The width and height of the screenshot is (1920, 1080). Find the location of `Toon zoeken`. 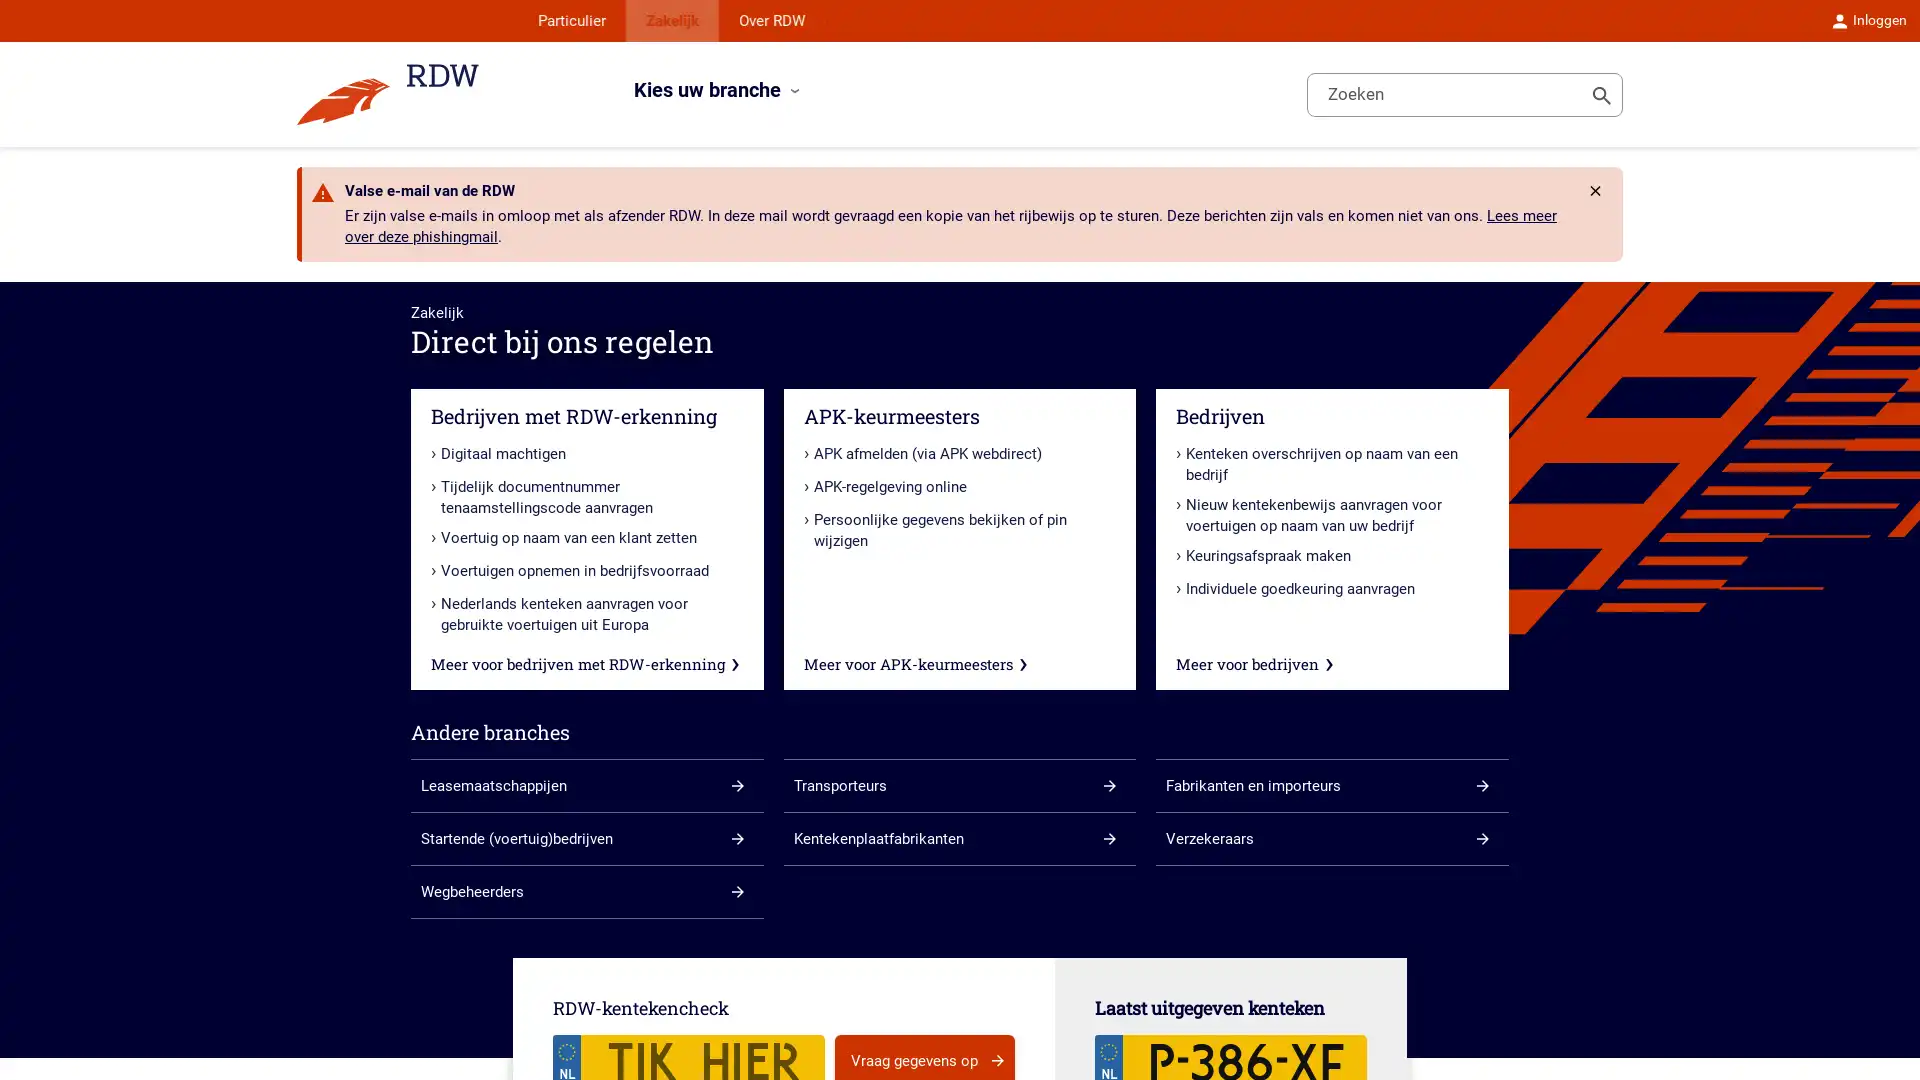

Toon zoeken is located at coordinates (1601, 95).